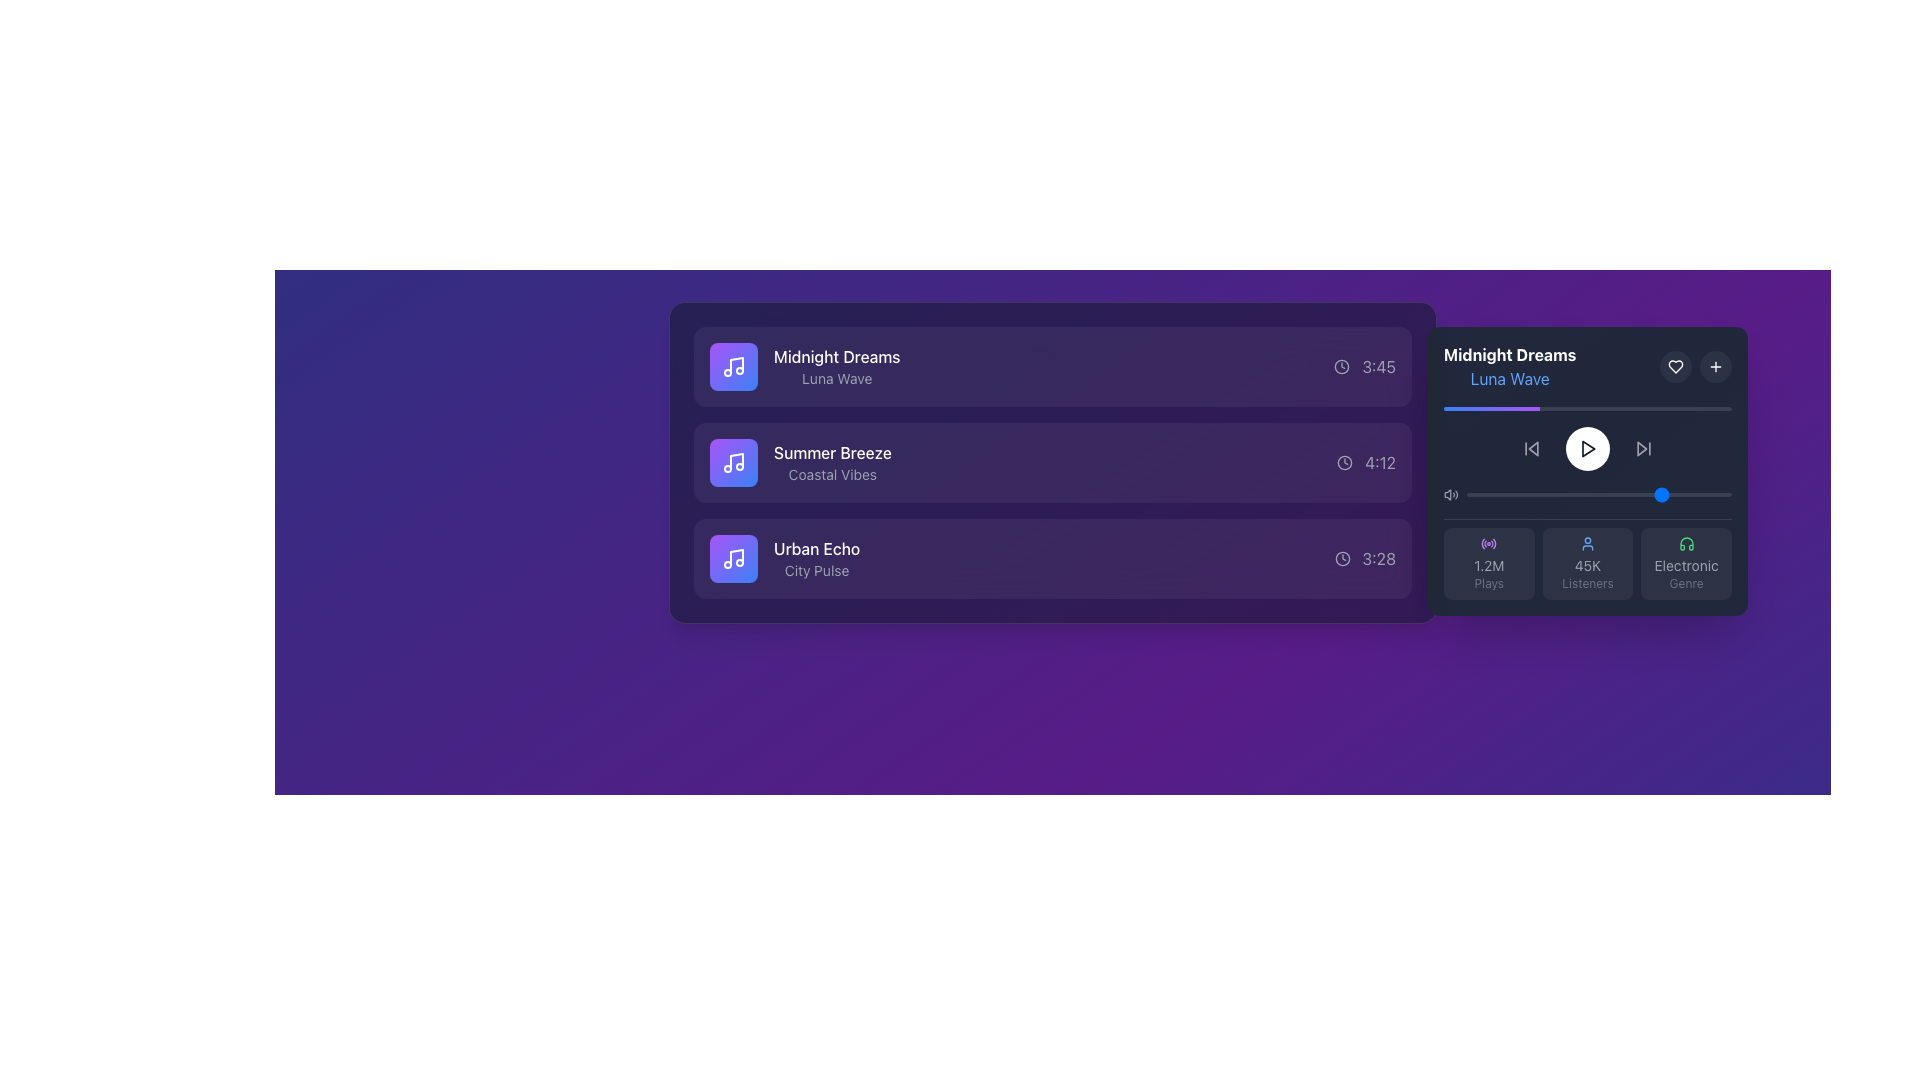 The image size is (1920, 1080). I want to click on the slider, so click(1709, 494).